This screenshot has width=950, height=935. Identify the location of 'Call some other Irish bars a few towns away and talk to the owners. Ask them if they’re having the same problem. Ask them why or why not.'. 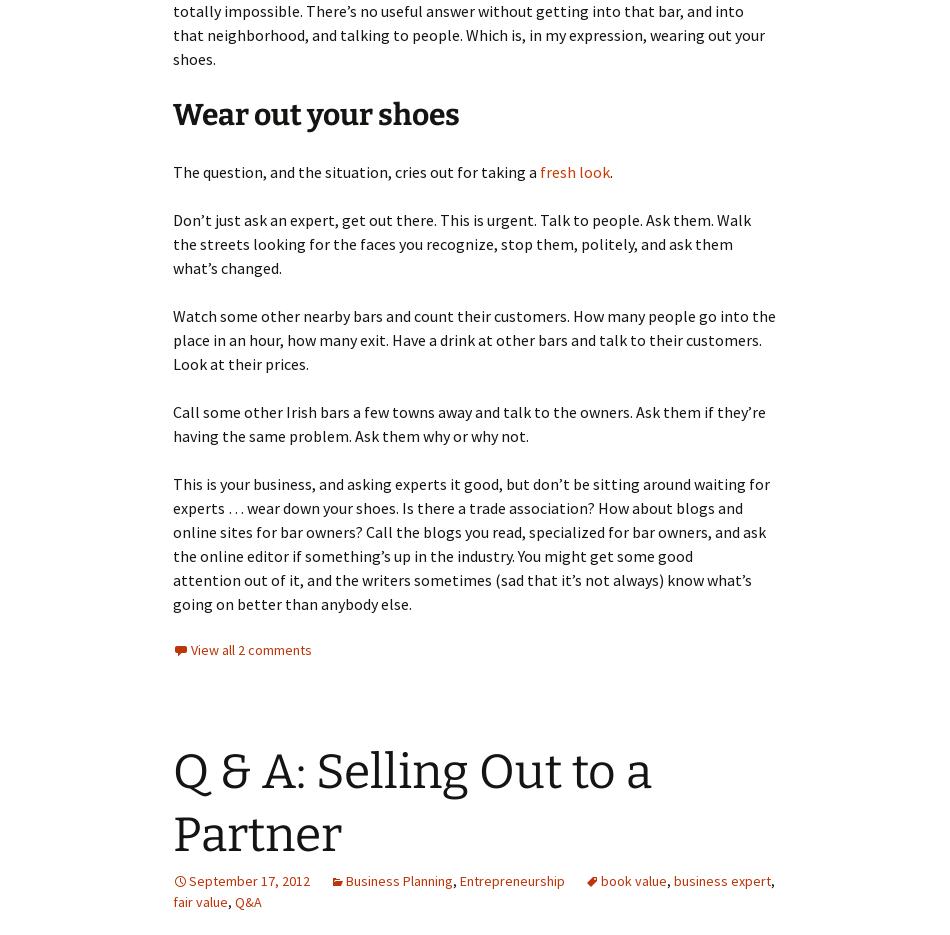
(468, 424).